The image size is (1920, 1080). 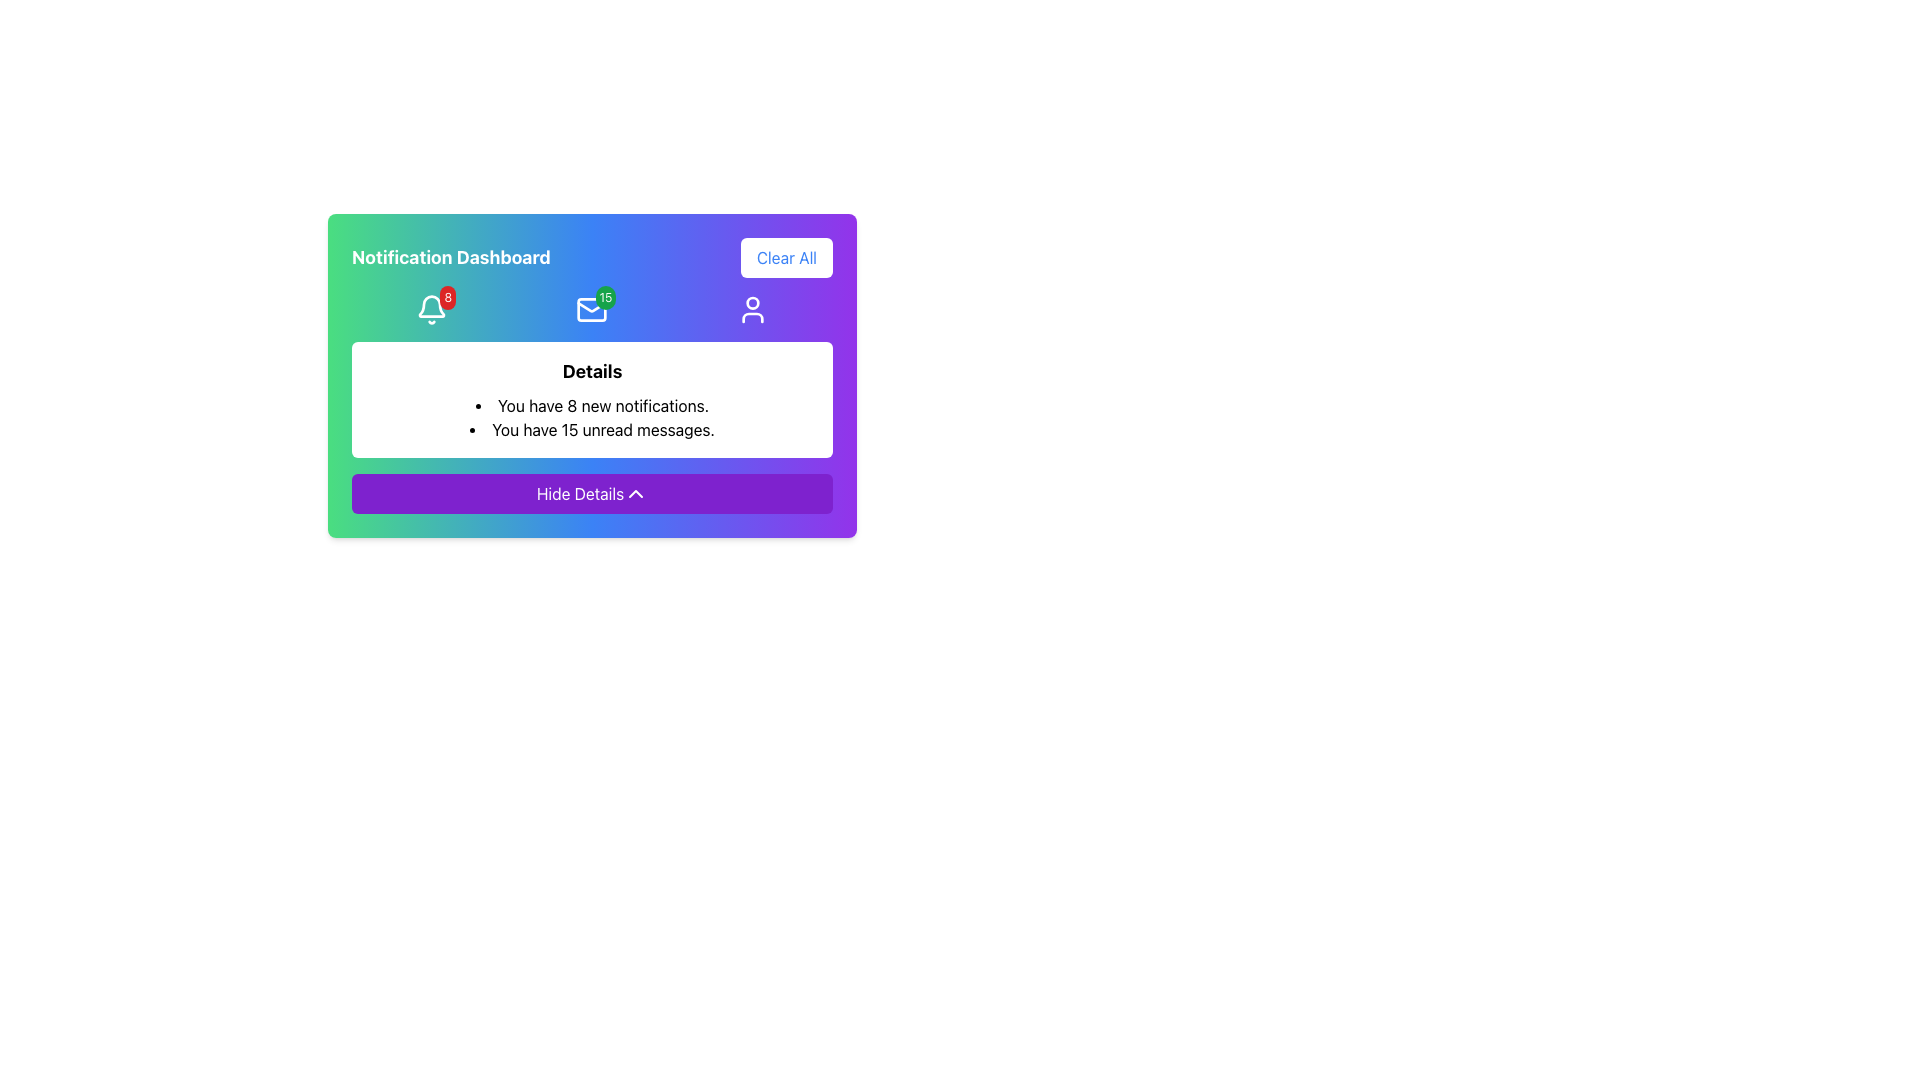 What do you see at coordinates (591, 428) in the screenshot?
I see `the static text element that displays the count of unread messages, located within the 'Details' section of the notification dashboard, beneath the notifications list item` at bounding box center [591, 428].